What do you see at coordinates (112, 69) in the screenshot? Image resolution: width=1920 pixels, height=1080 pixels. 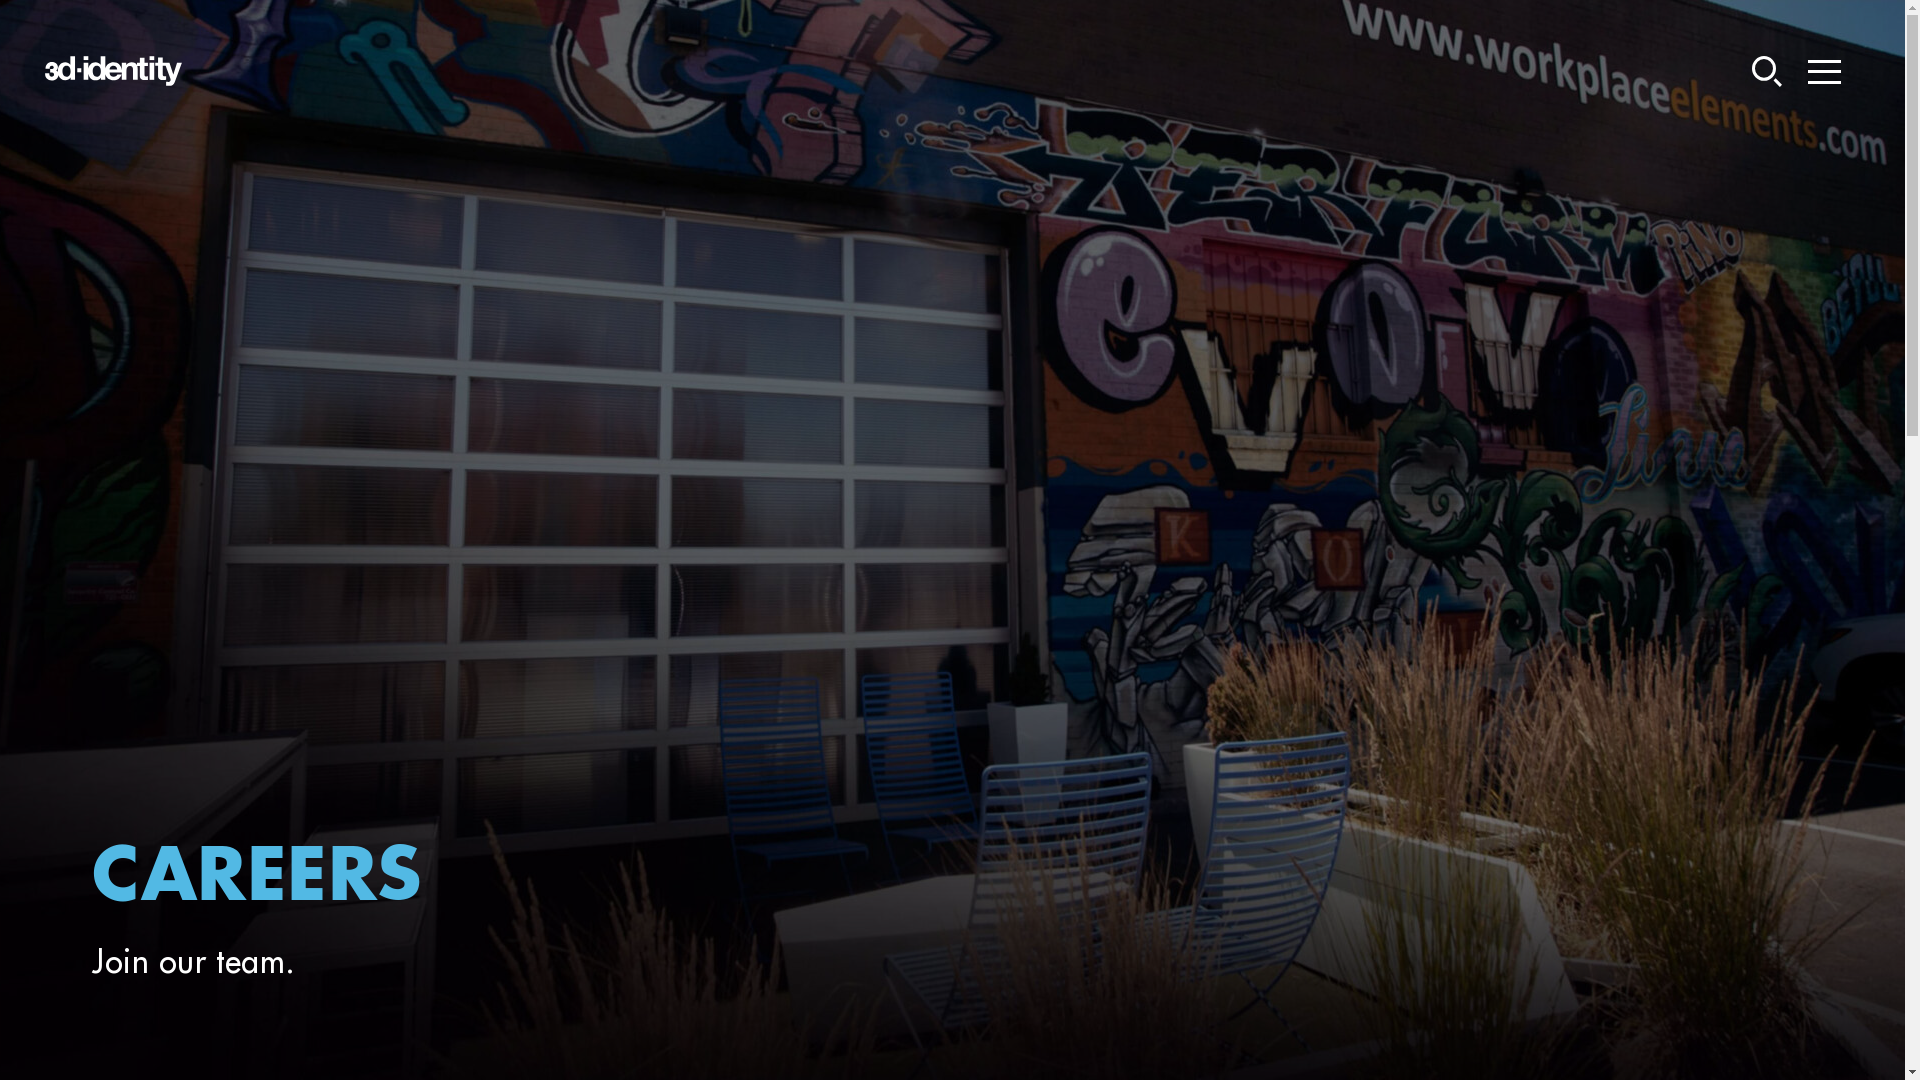 I see `'3DI - Logo'` at bounding box center [112, 69].